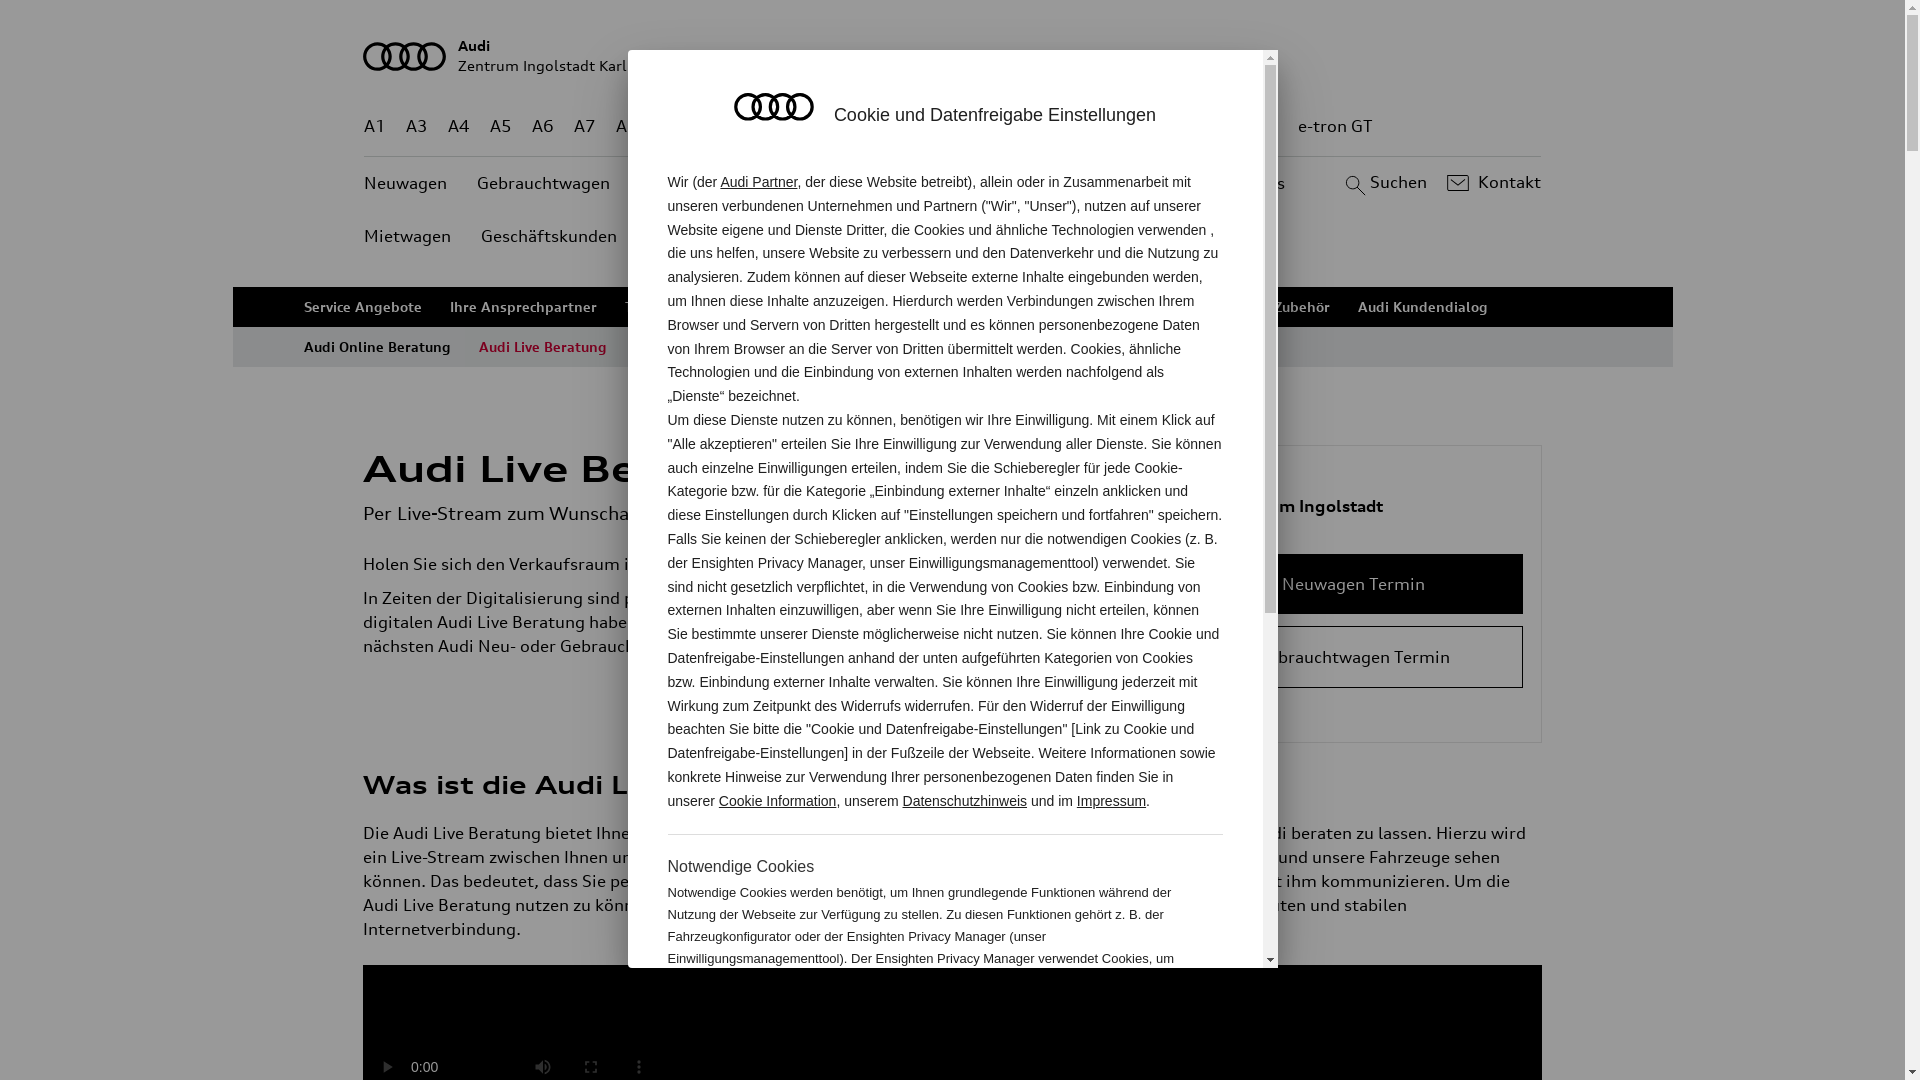 This screenshot has height=1080, width=1920. I want to click on 'Q2', so click(669, 126).